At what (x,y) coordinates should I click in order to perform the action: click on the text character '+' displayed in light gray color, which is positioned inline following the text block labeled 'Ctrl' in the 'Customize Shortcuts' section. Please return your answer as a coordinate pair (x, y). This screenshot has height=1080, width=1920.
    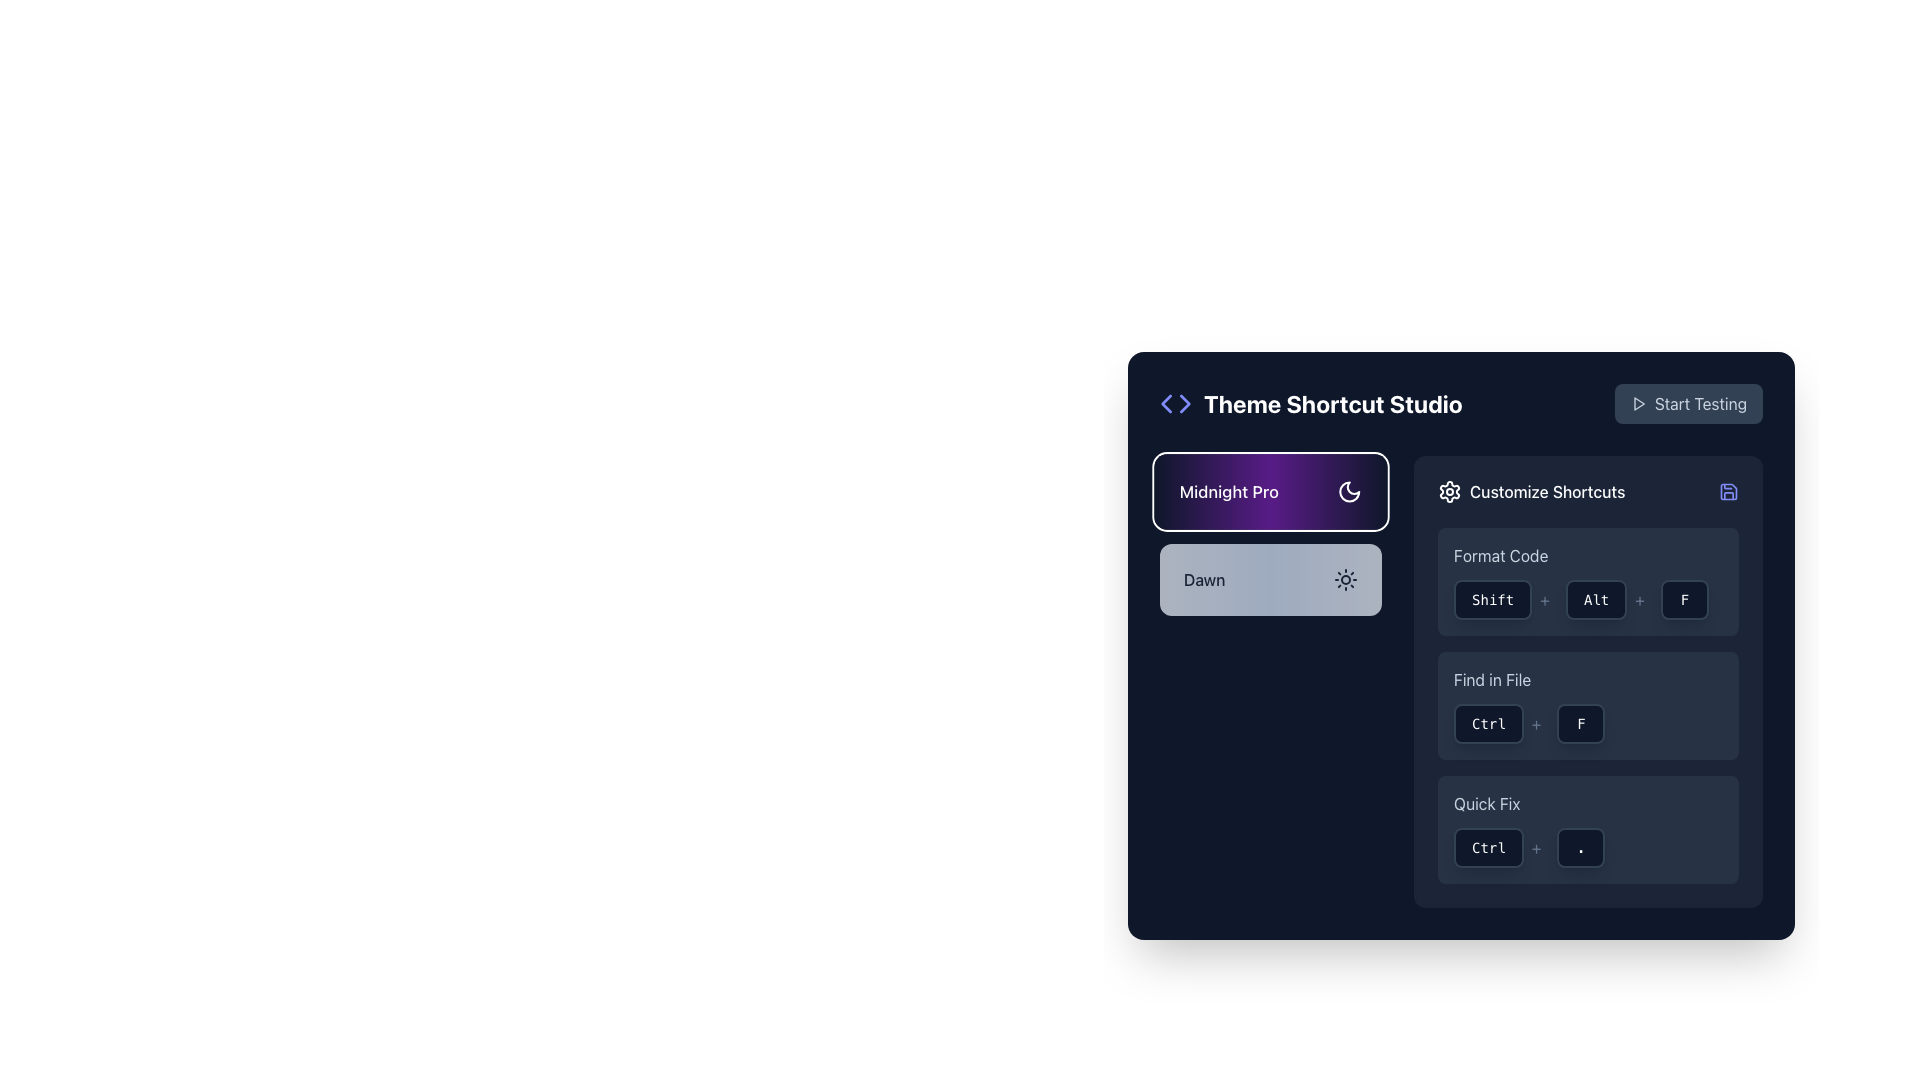
    Looking at the image, I should click on (1535, 848).